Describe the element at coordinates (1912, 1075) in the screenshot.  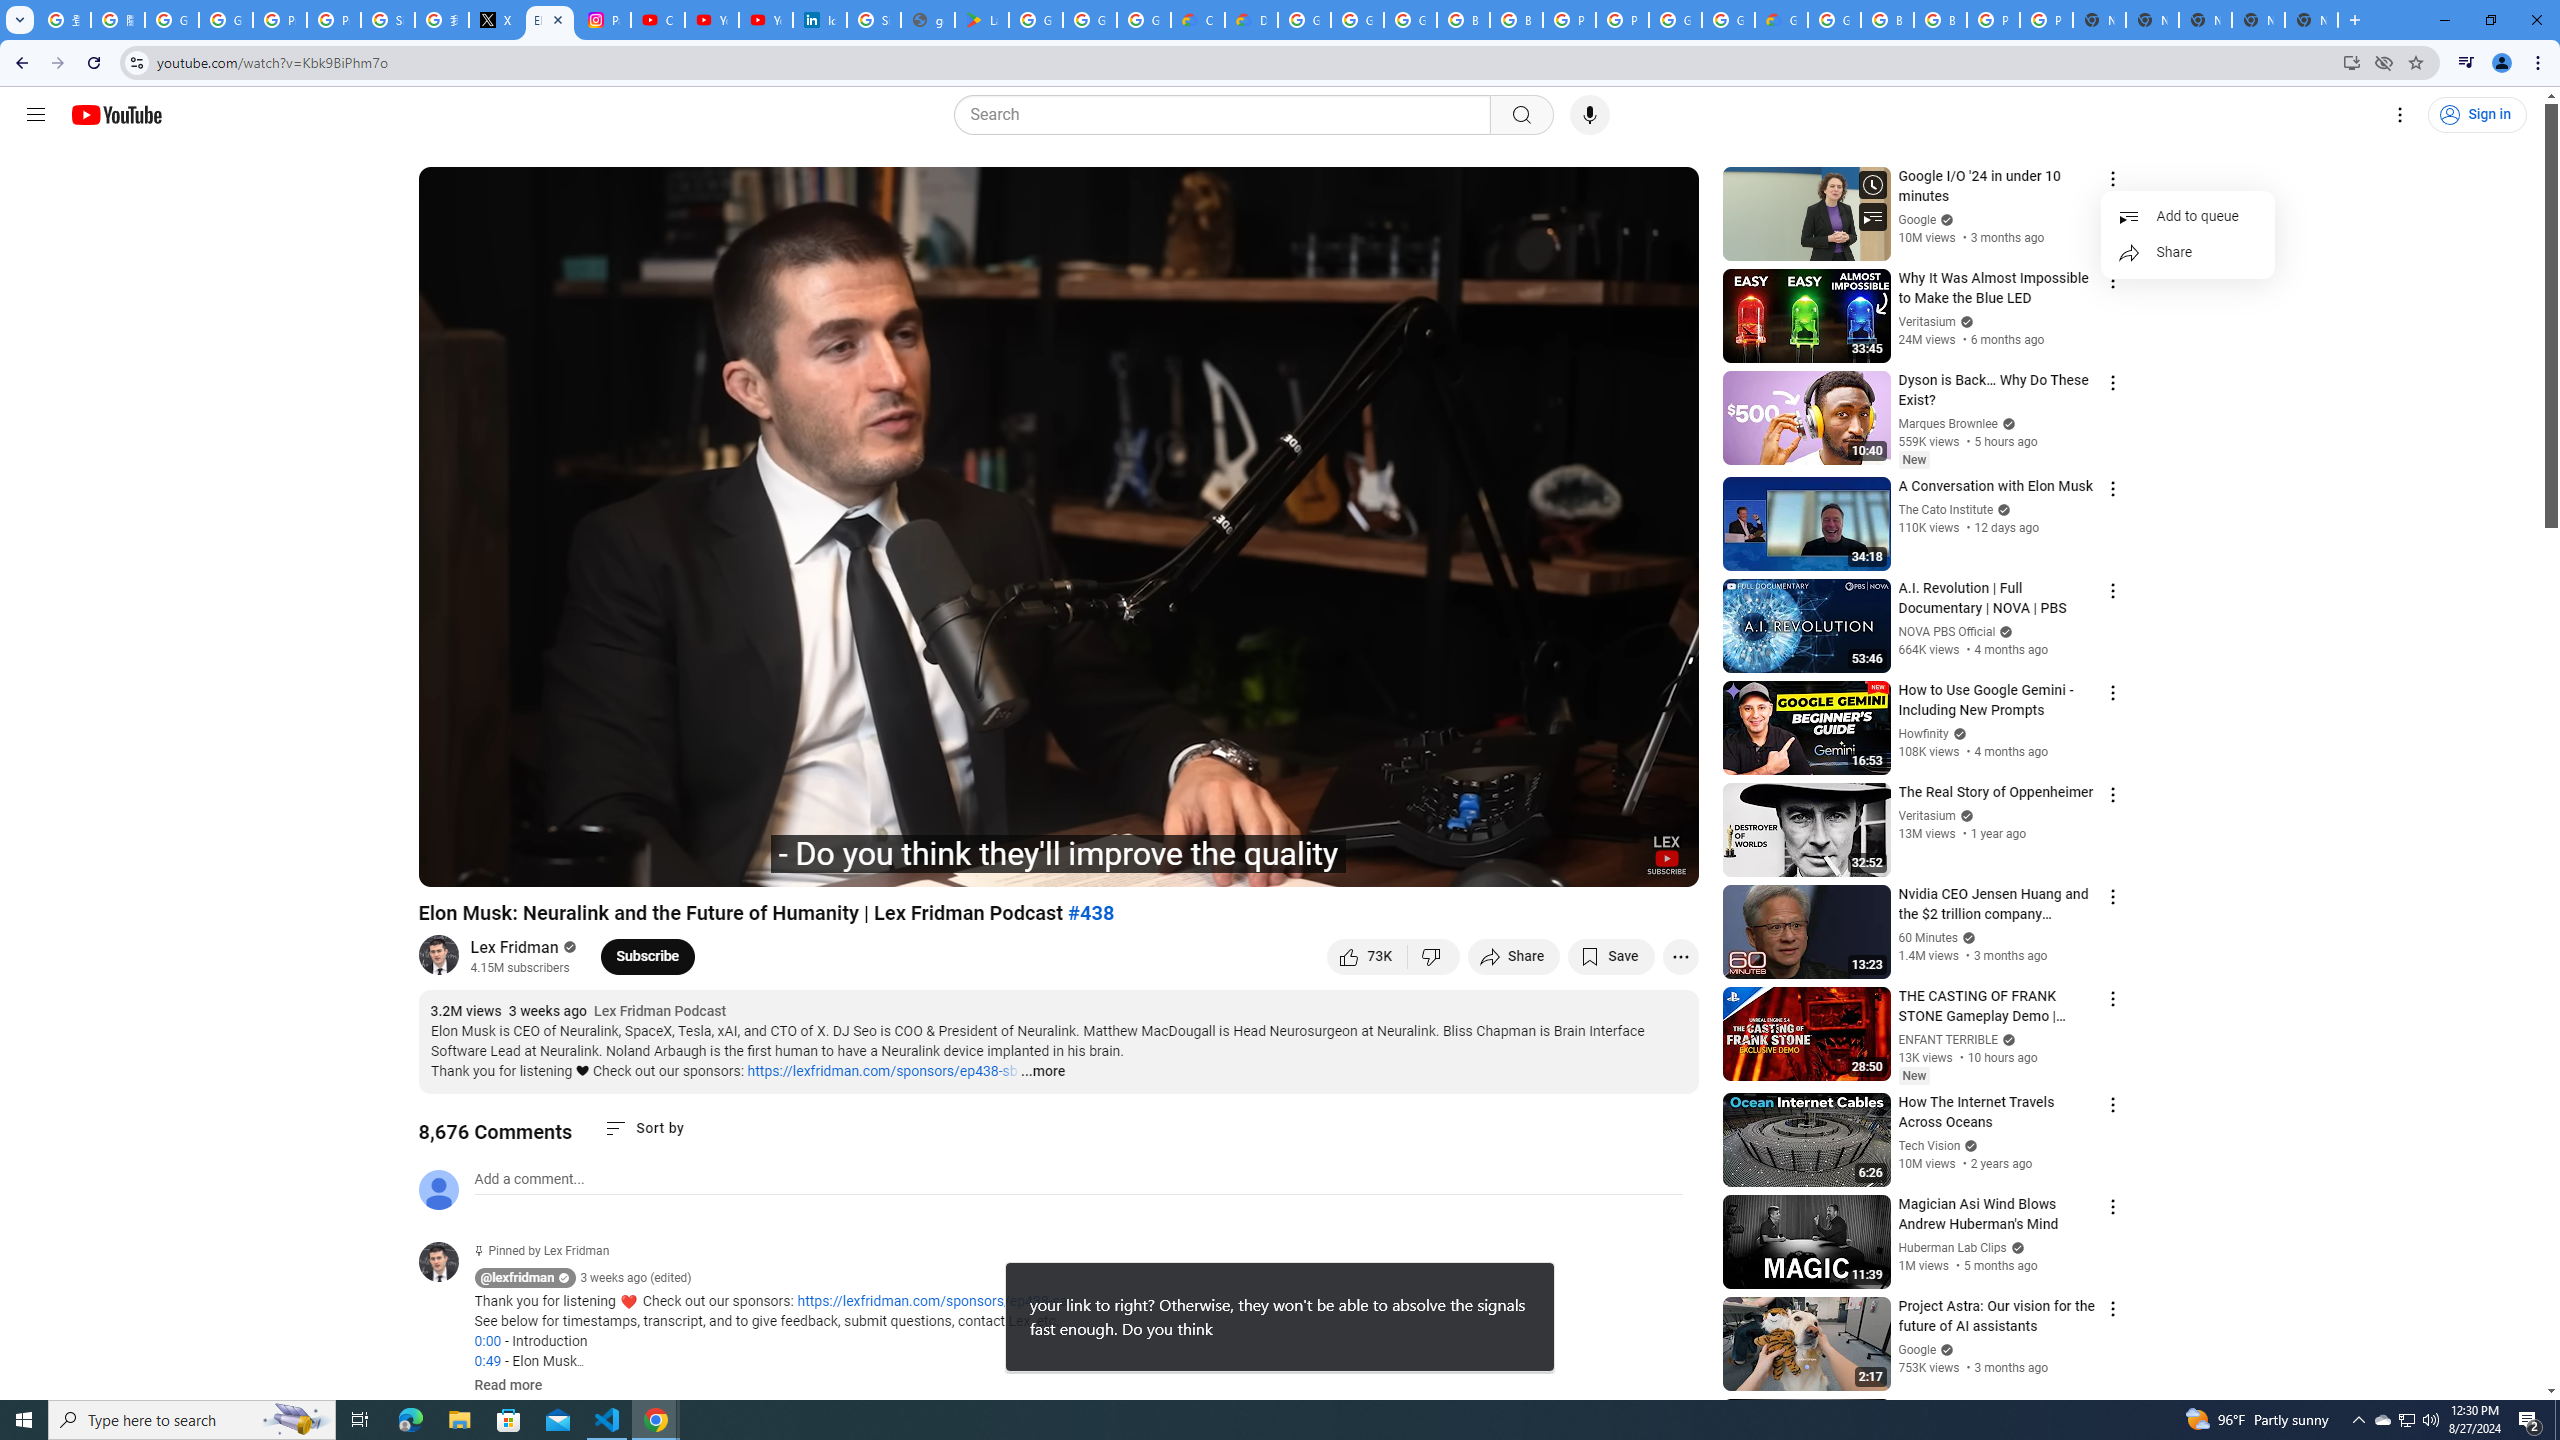
I see `'New'` at that location.